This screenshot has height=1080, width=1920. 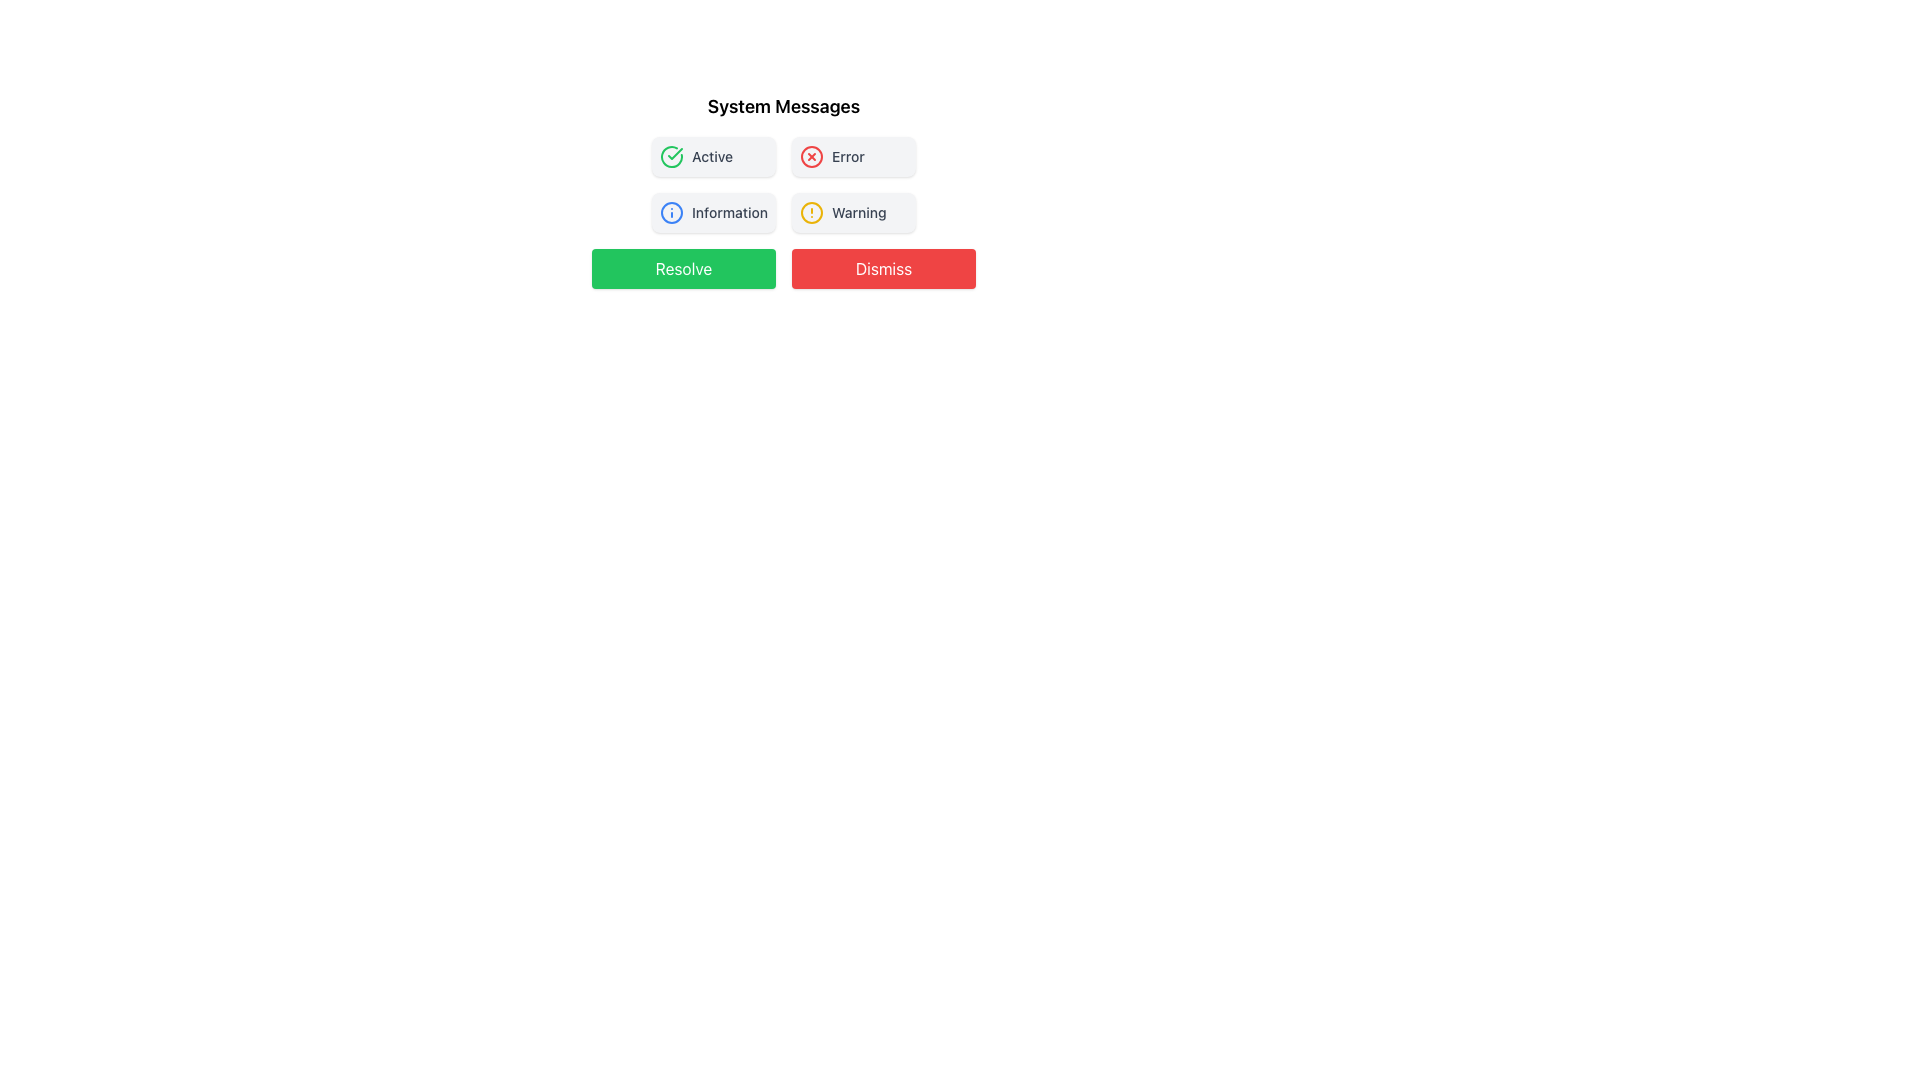 I want to click on the 'Warning' text label located in the upper right area of the notification block within the 'System Messages' section, so click(x=859, y=212).